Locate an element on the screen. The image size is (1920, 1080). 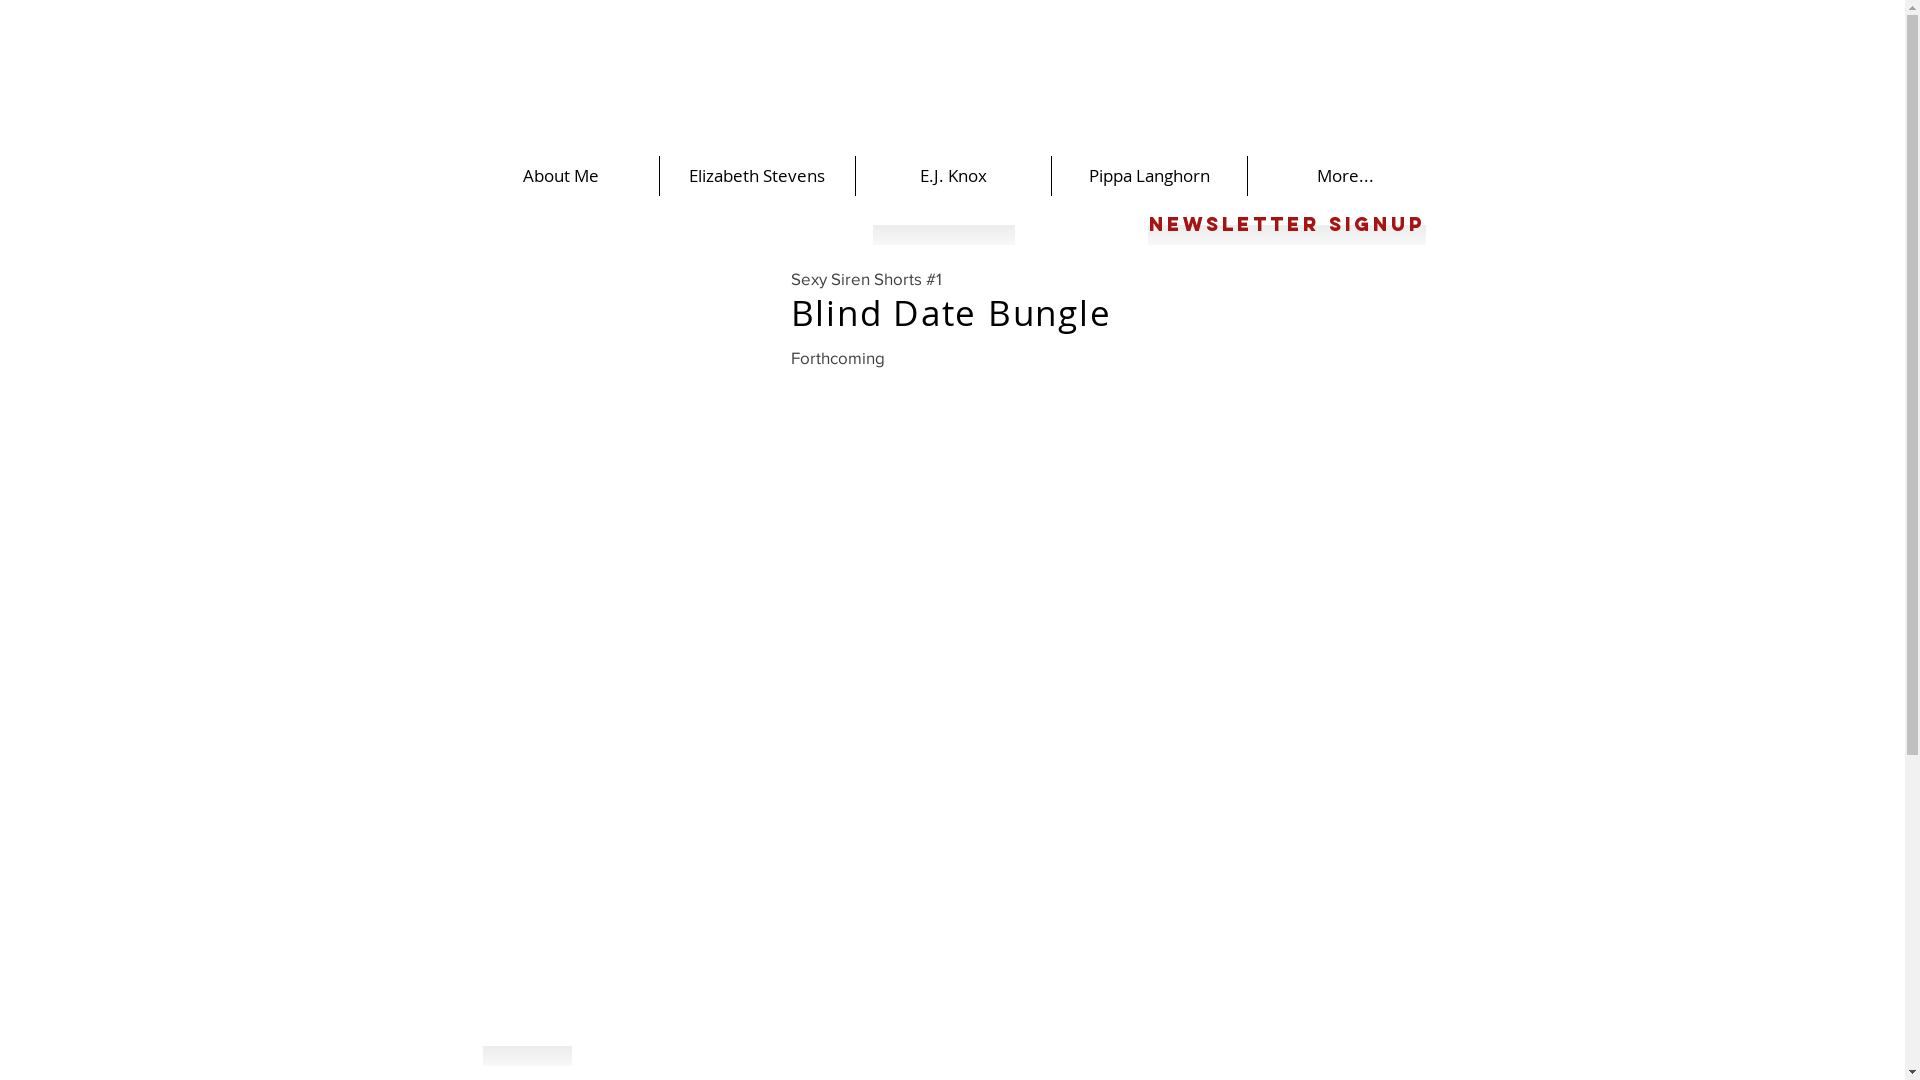
'Pippa Langhorn' is located at coordinates (1147, 175).